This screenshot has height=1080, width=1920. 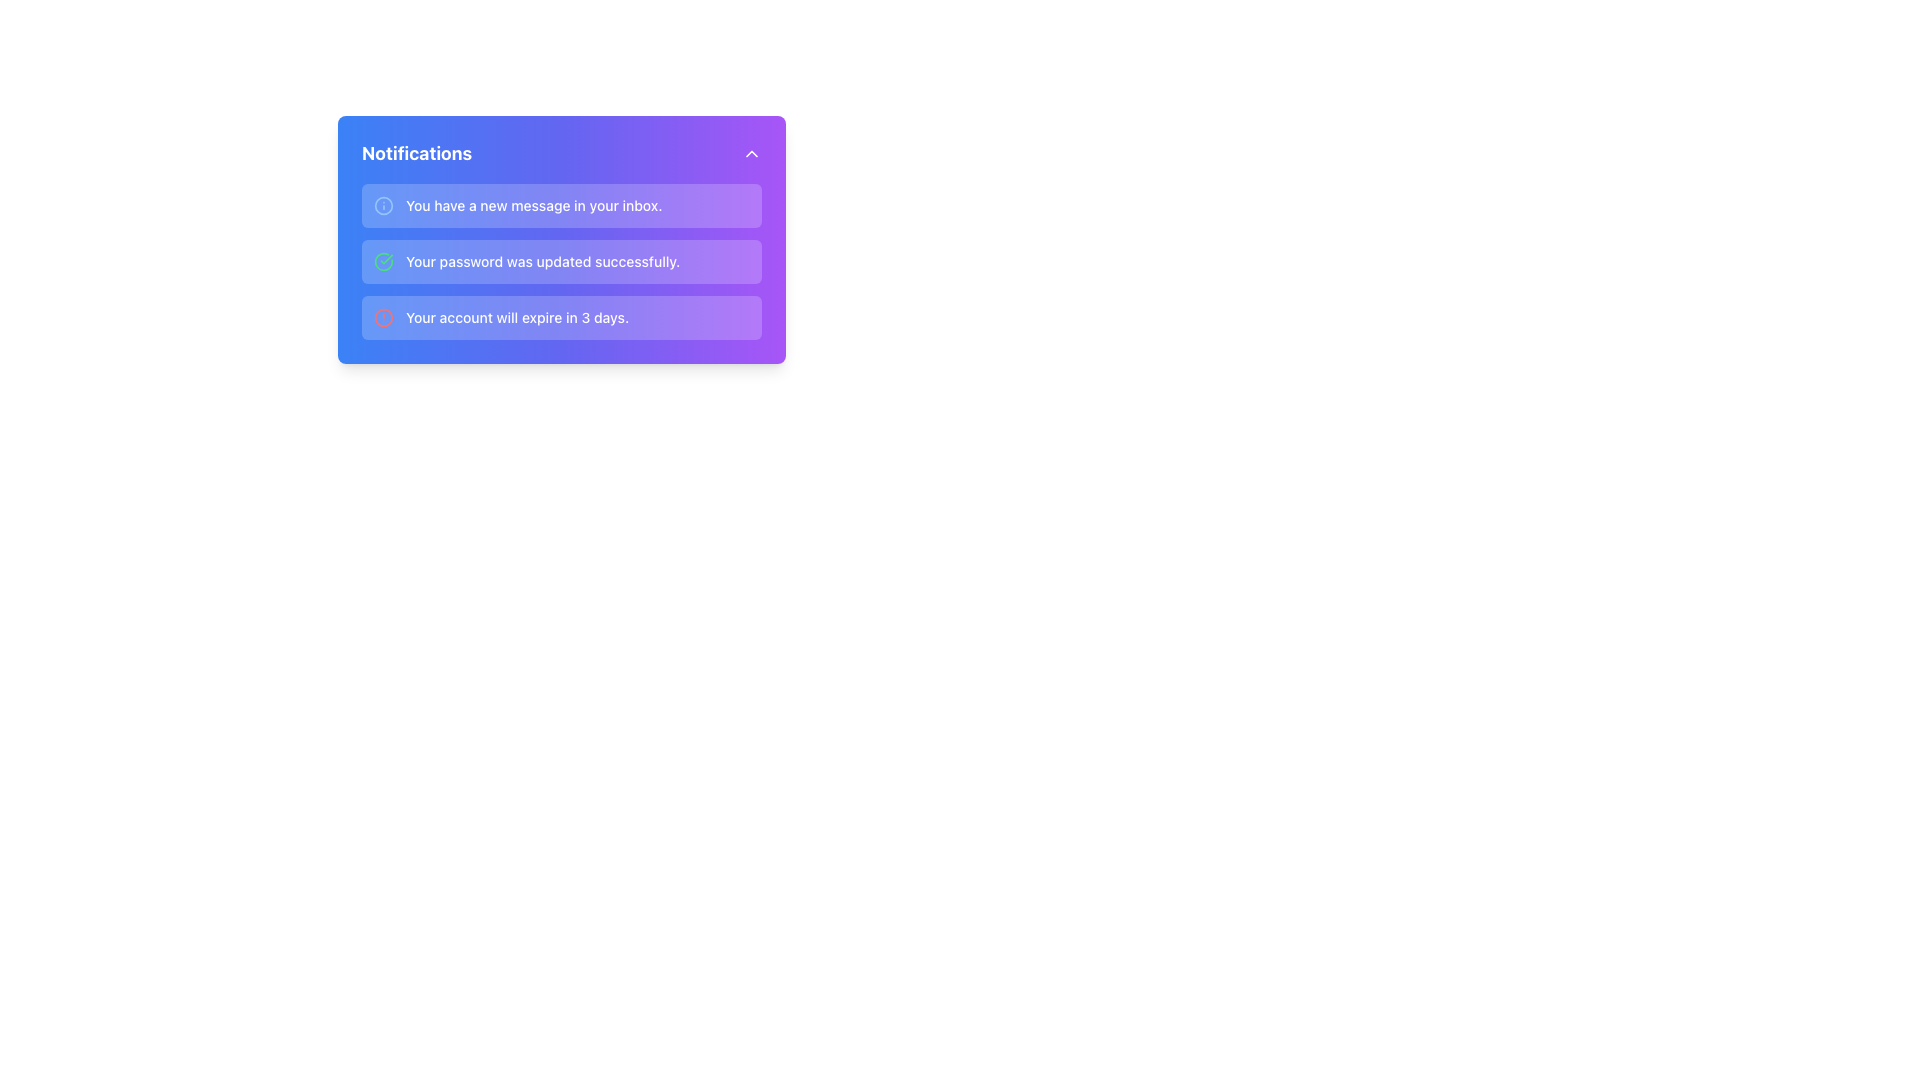 I want to click on notifications from the primary notification card, which is a rectangular card with a blue to purple gradient background containing multiple textual notifications in white, so click(x=560, y=238).